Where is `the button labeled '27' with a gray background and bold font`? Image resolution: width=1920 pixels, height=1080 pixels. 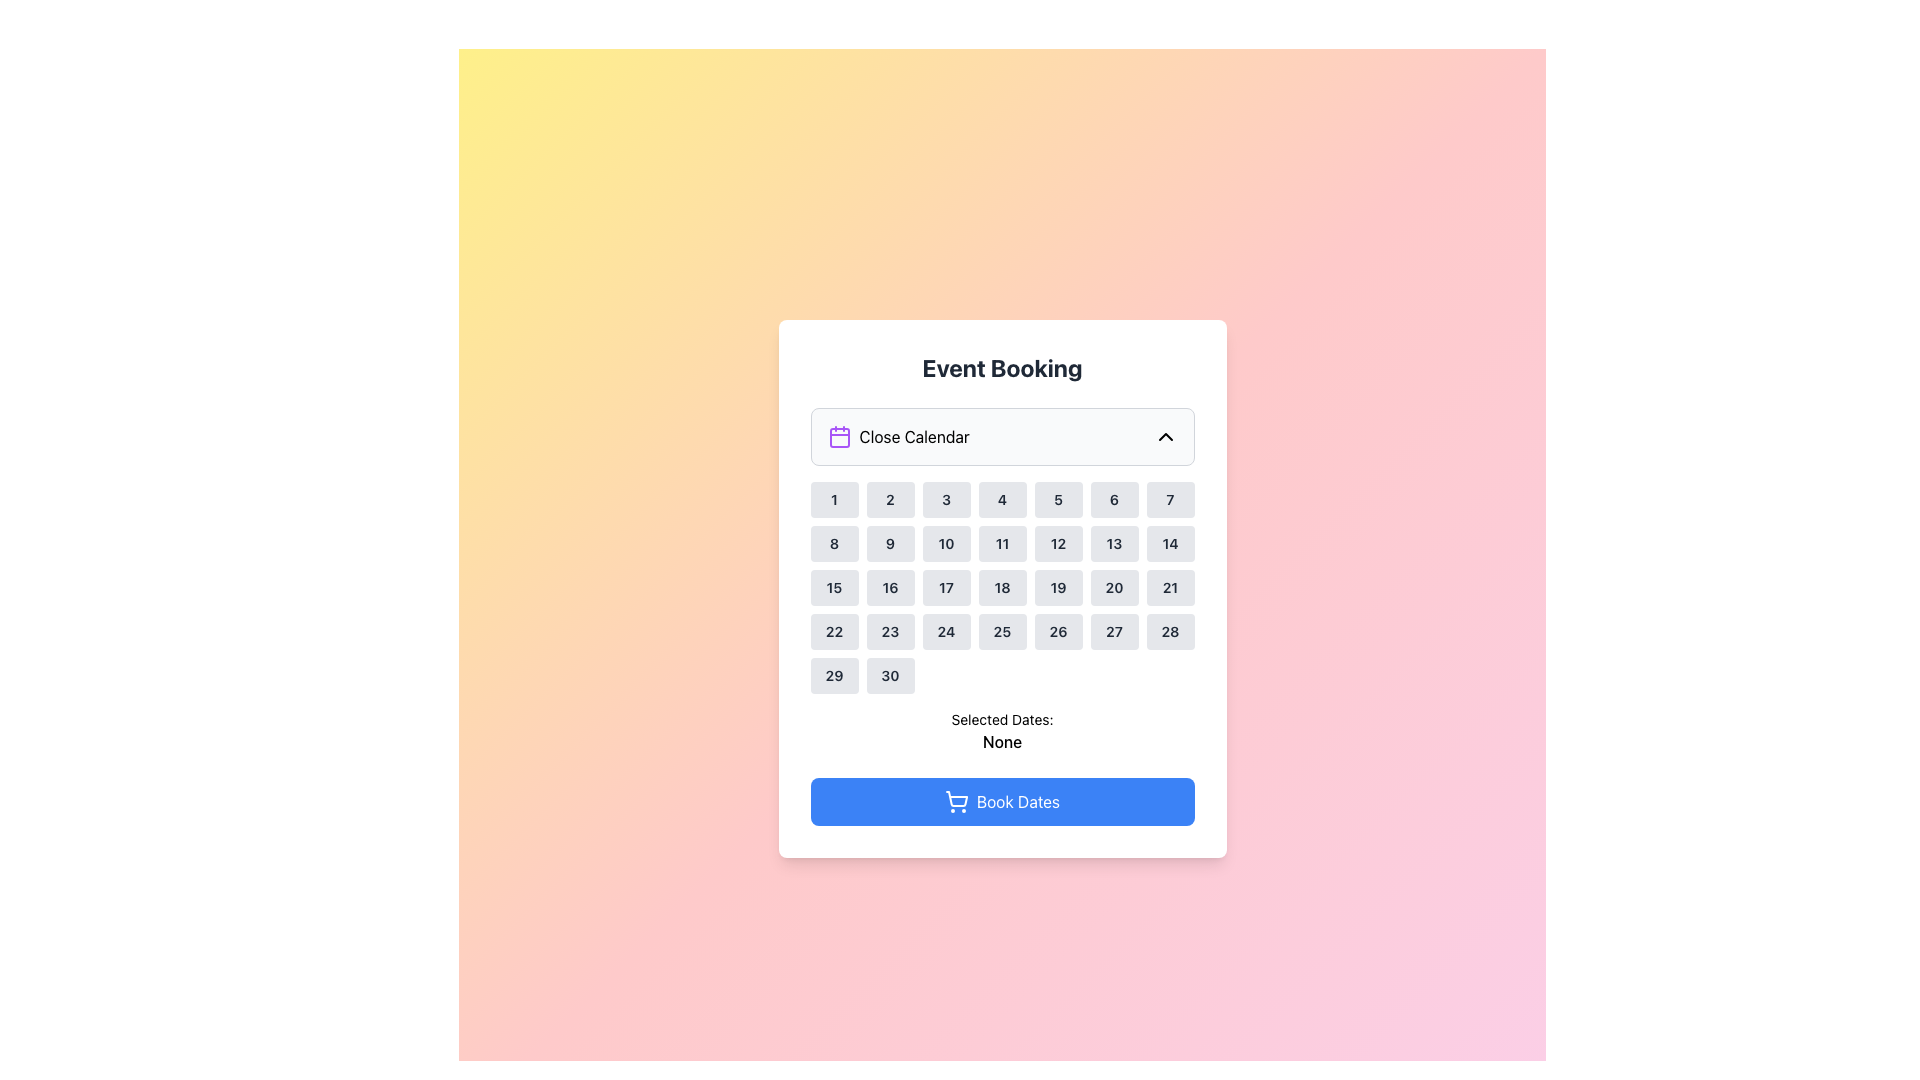 the button labeled '27' with a gray background and bold font is located at coordinates (1113, 632).